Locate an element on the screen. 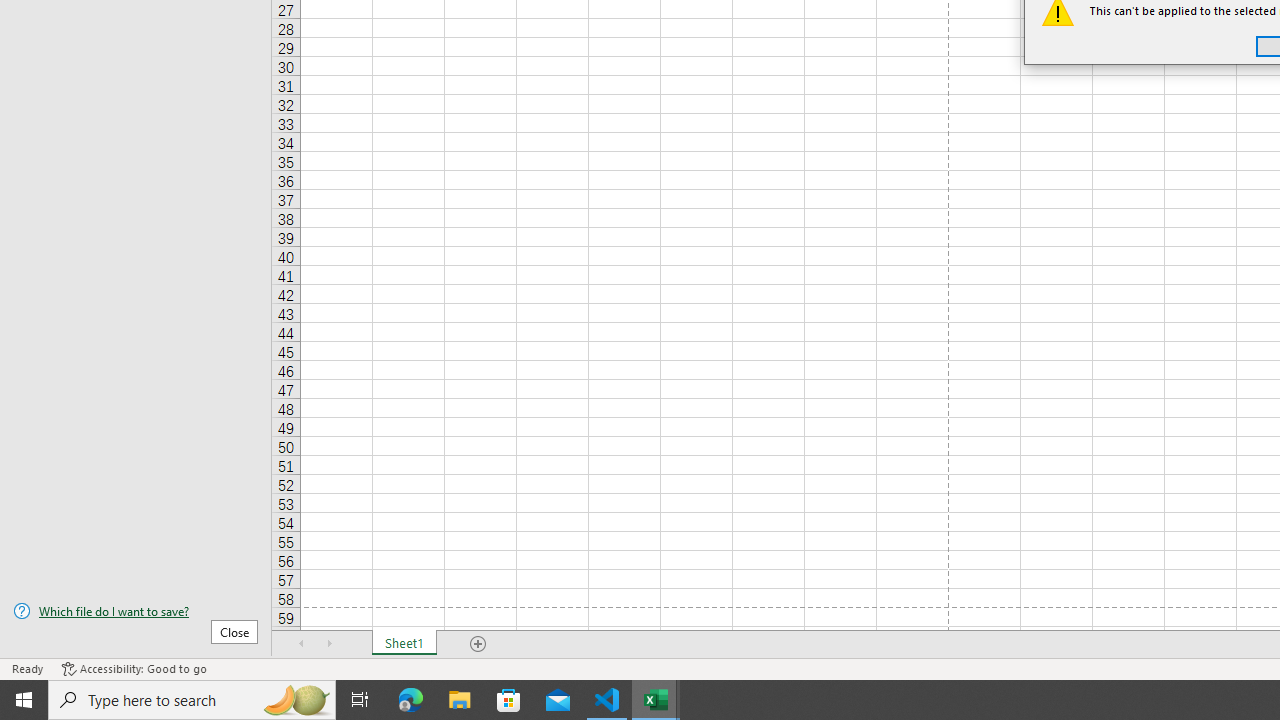 The height and width of the screenshot is (720, 1280). 'Excel - 2 running windows' is located at coordinates (656, 698).